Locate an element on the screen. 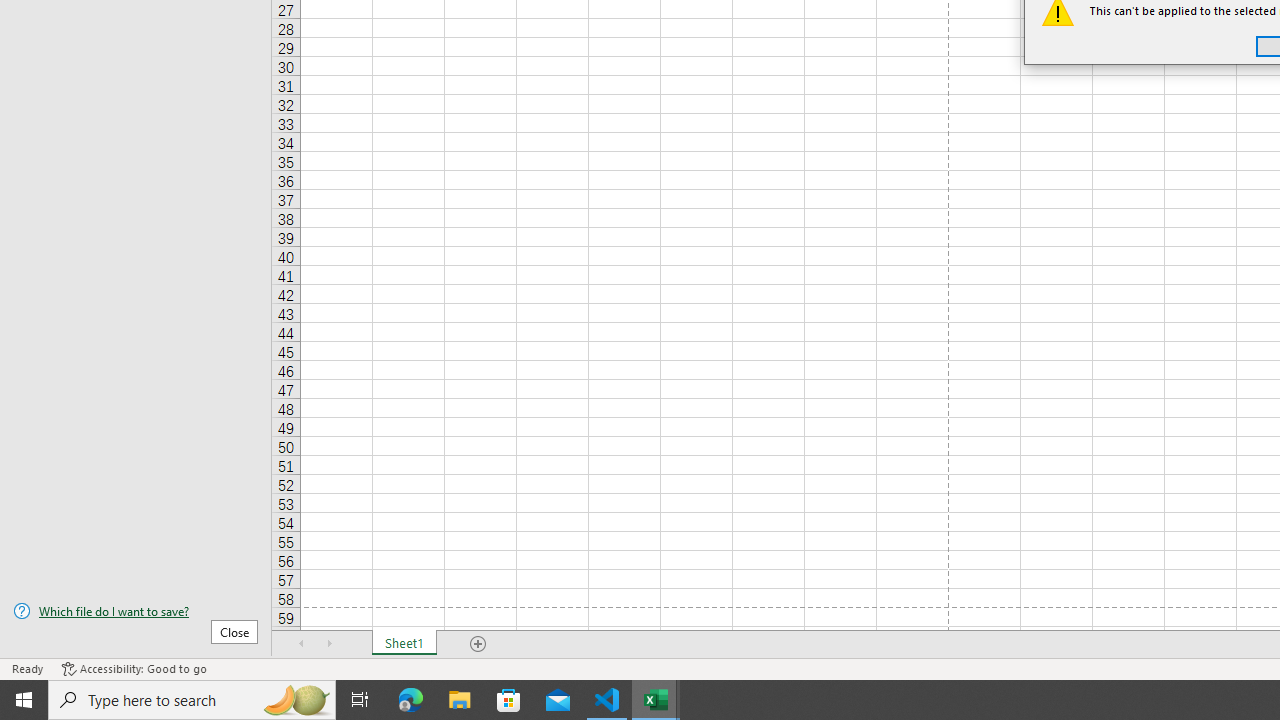 The height and width of the screenshot is (720, 1280). 'Excel - 2 running windows' is located at coordinates (656, 698).